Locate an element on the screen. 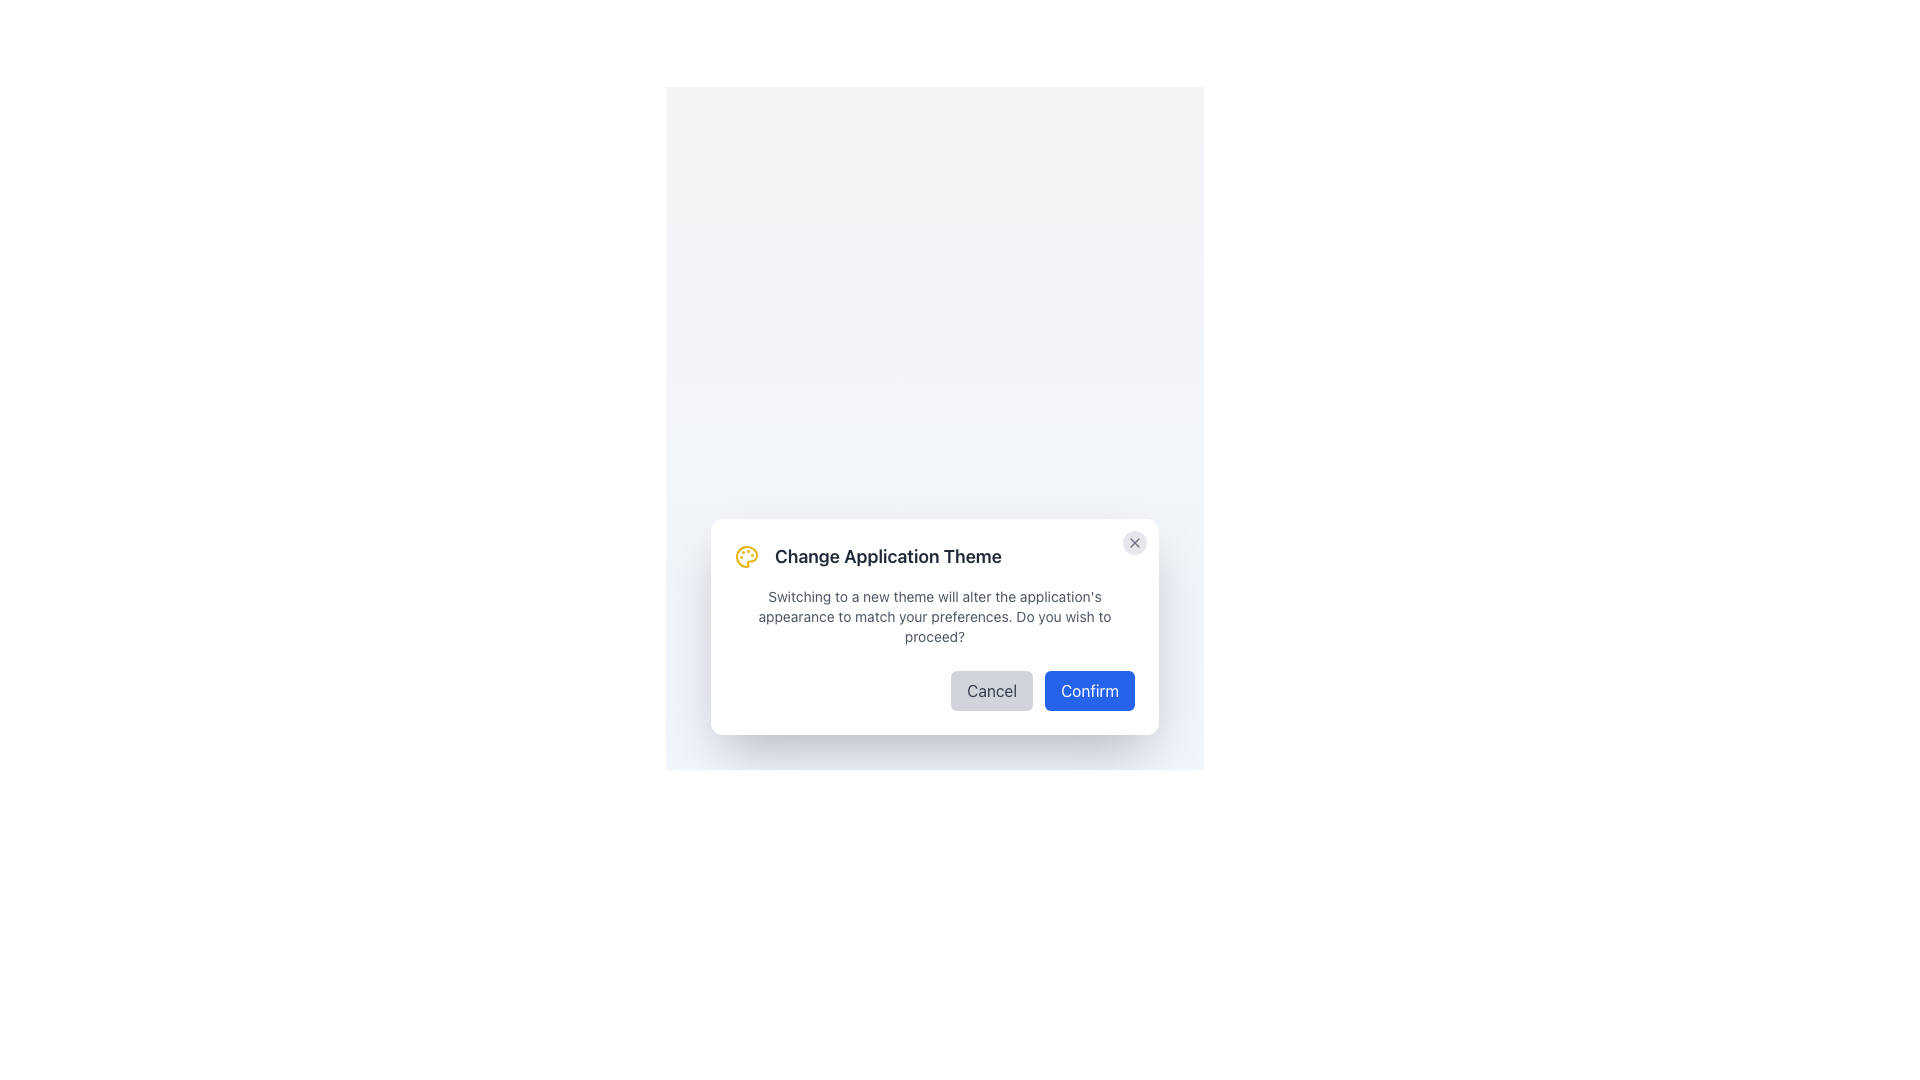 This screenshot has height=1080, width=1920. the position and context of the painter's palette icon located in the header of the 'Change Application Theme' dialog box is located at coordinates (746, 556).